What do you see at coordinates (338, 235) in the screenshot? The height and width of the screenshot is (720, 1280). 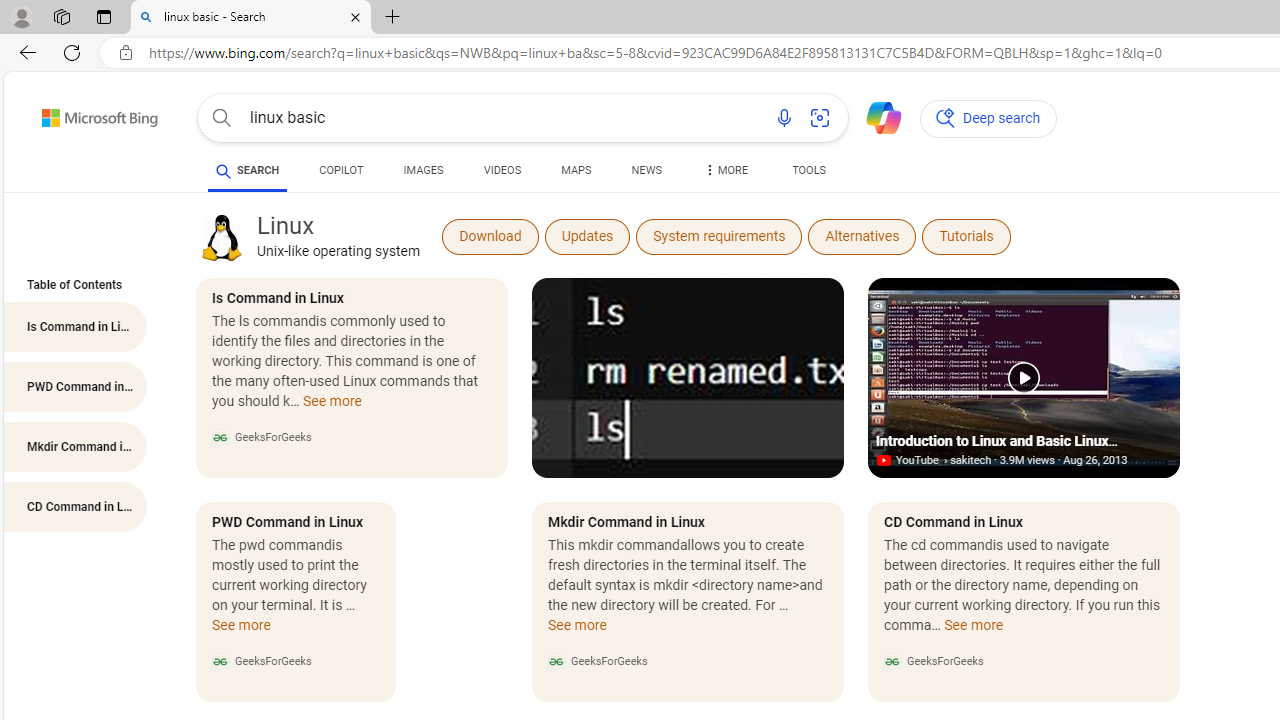 I see `'Linux Unix-like operating system'` at bounding box center [338, 235].